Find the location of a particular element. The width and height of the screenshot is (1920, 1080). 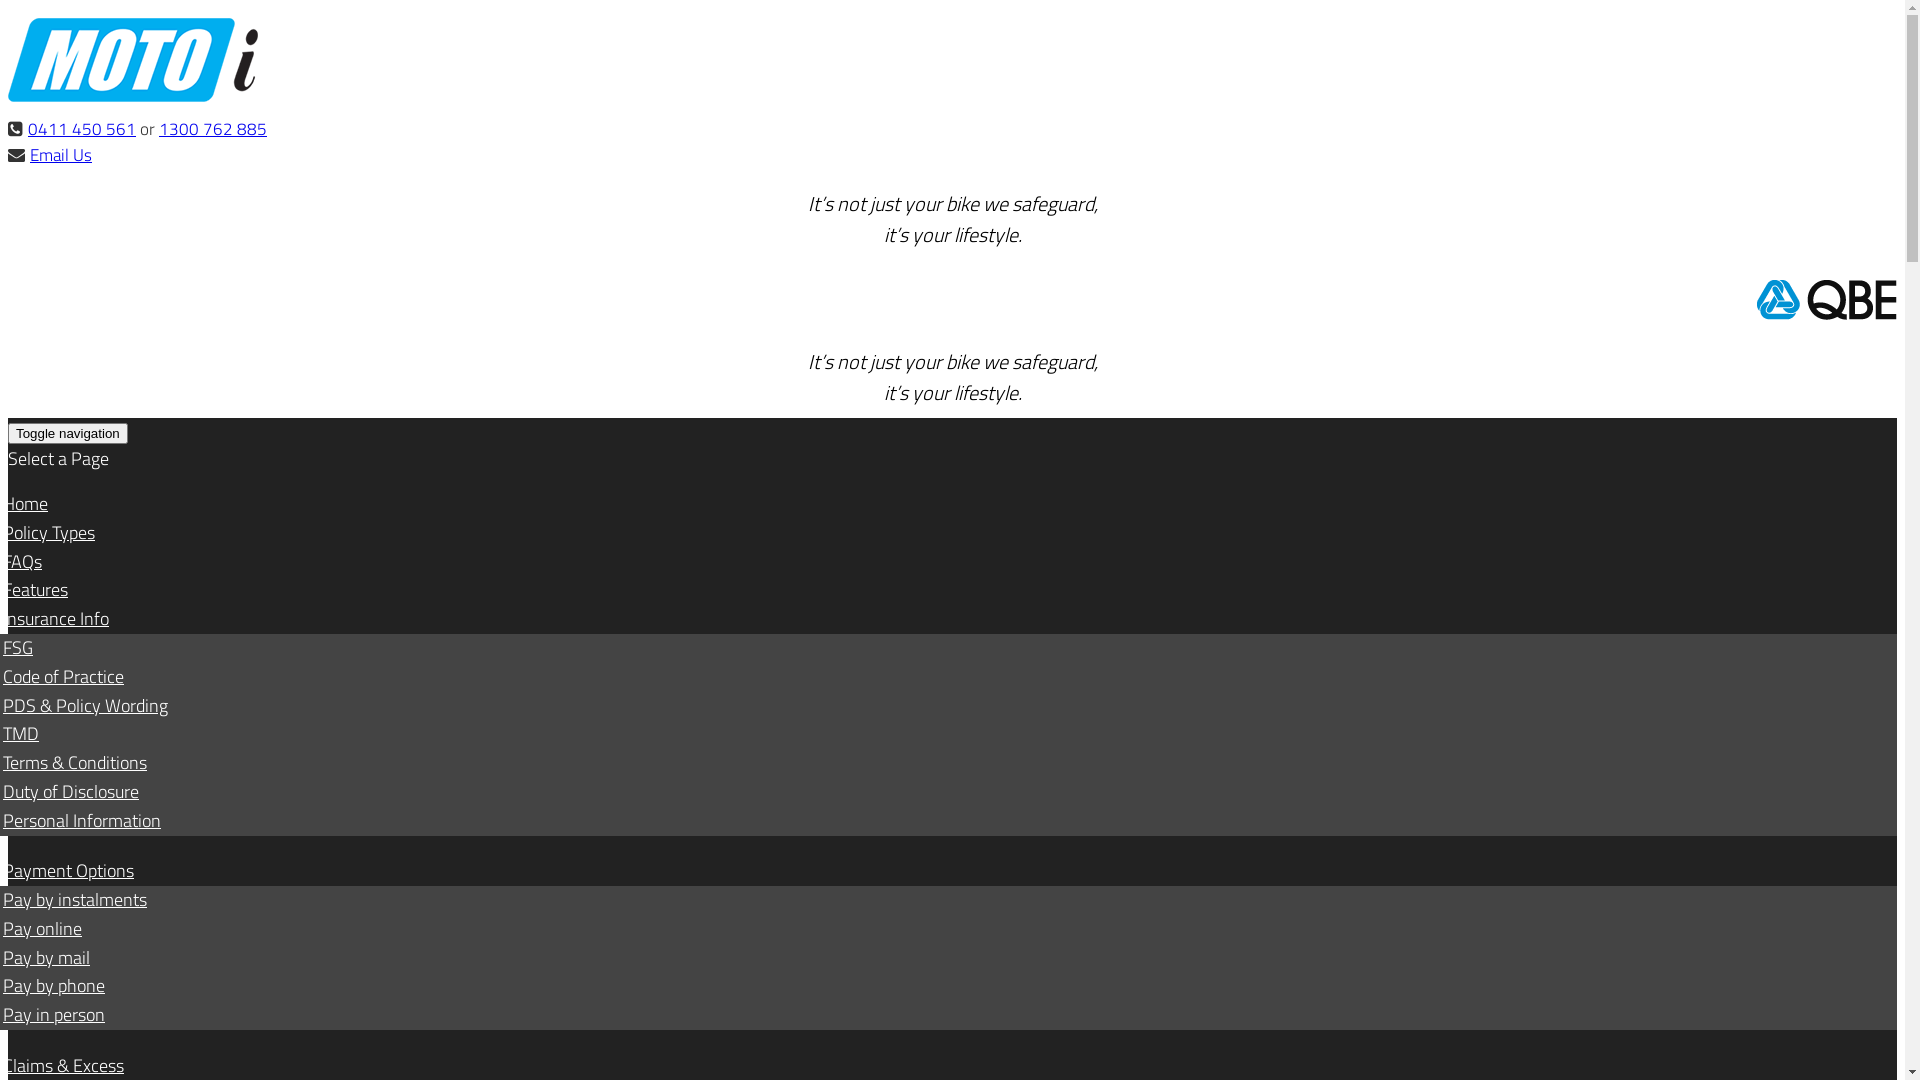

'Email Us' is located at coordinates (61, 153).